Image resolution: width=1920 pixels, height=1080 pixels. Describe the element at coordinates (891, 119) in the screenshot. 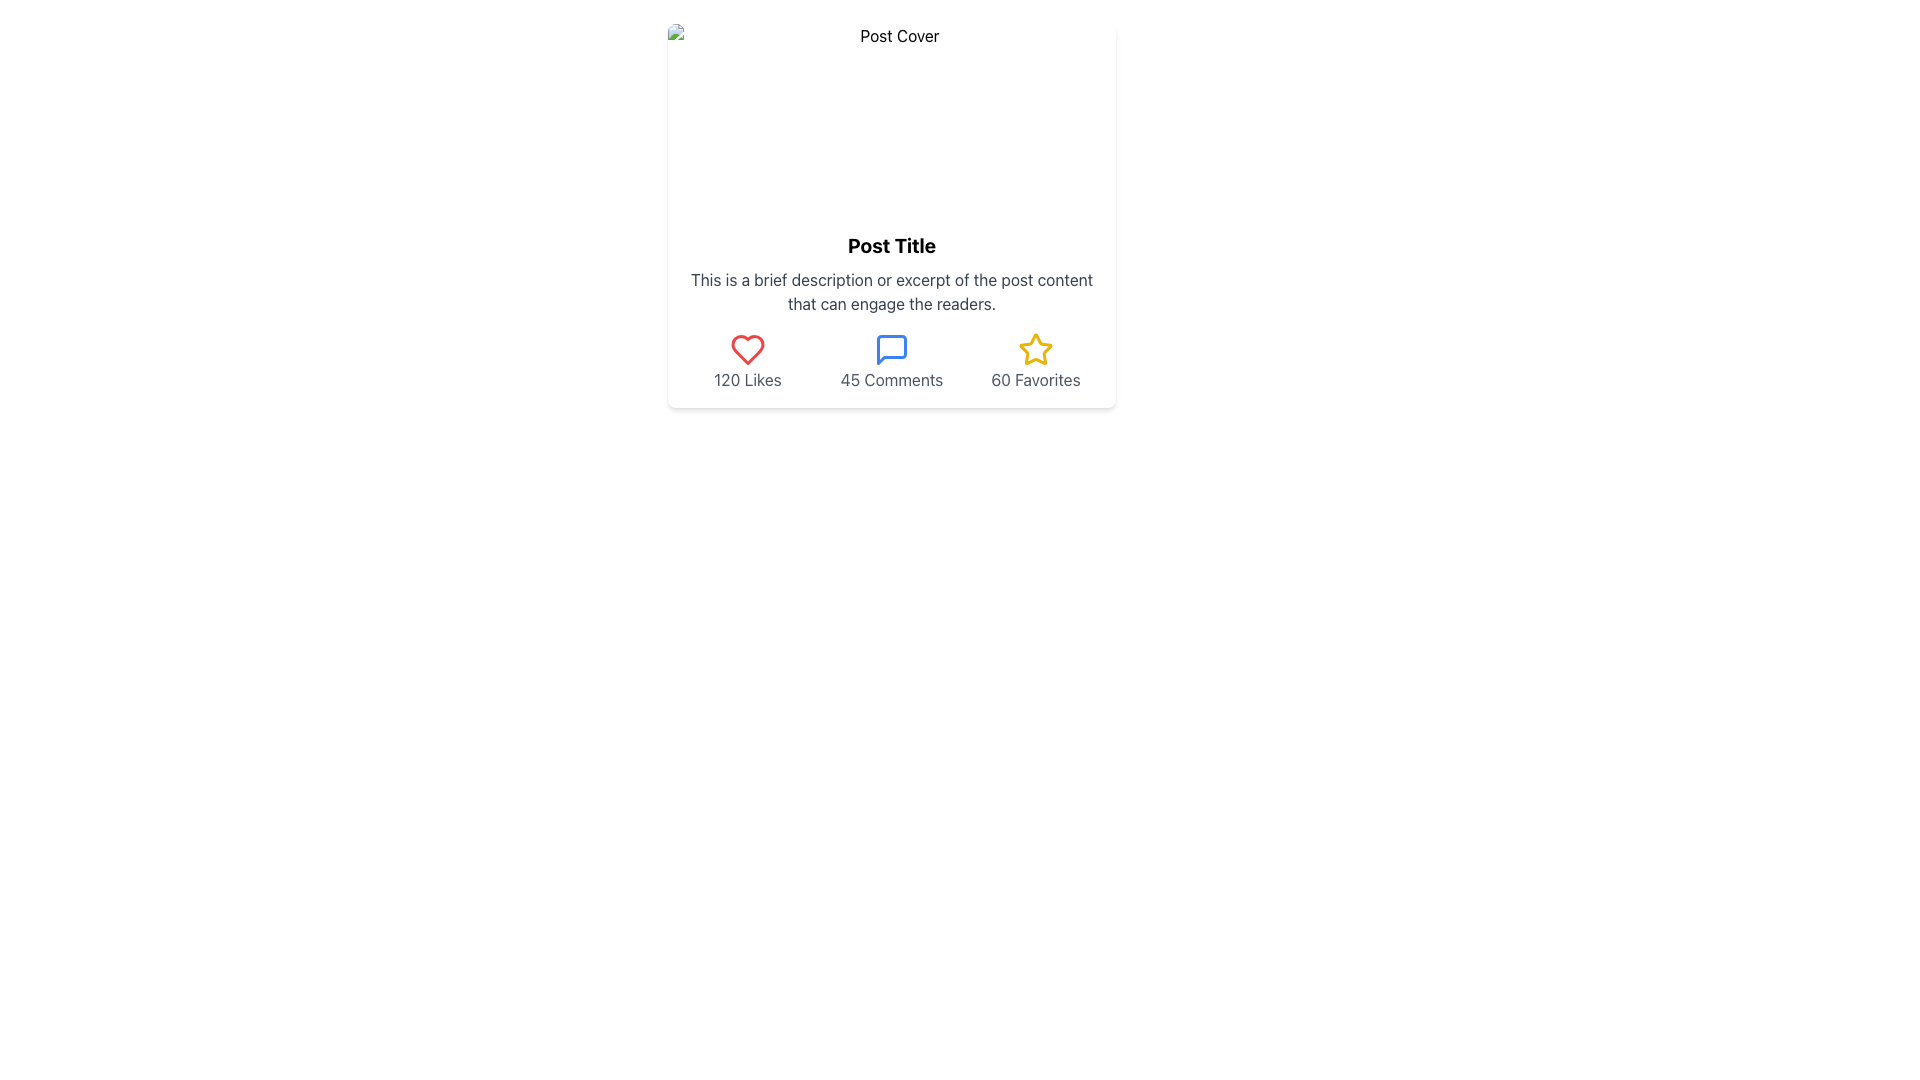

I see `the rectangular image placeholder labeled 'Post Cover' at the top of the card layout` at that location.